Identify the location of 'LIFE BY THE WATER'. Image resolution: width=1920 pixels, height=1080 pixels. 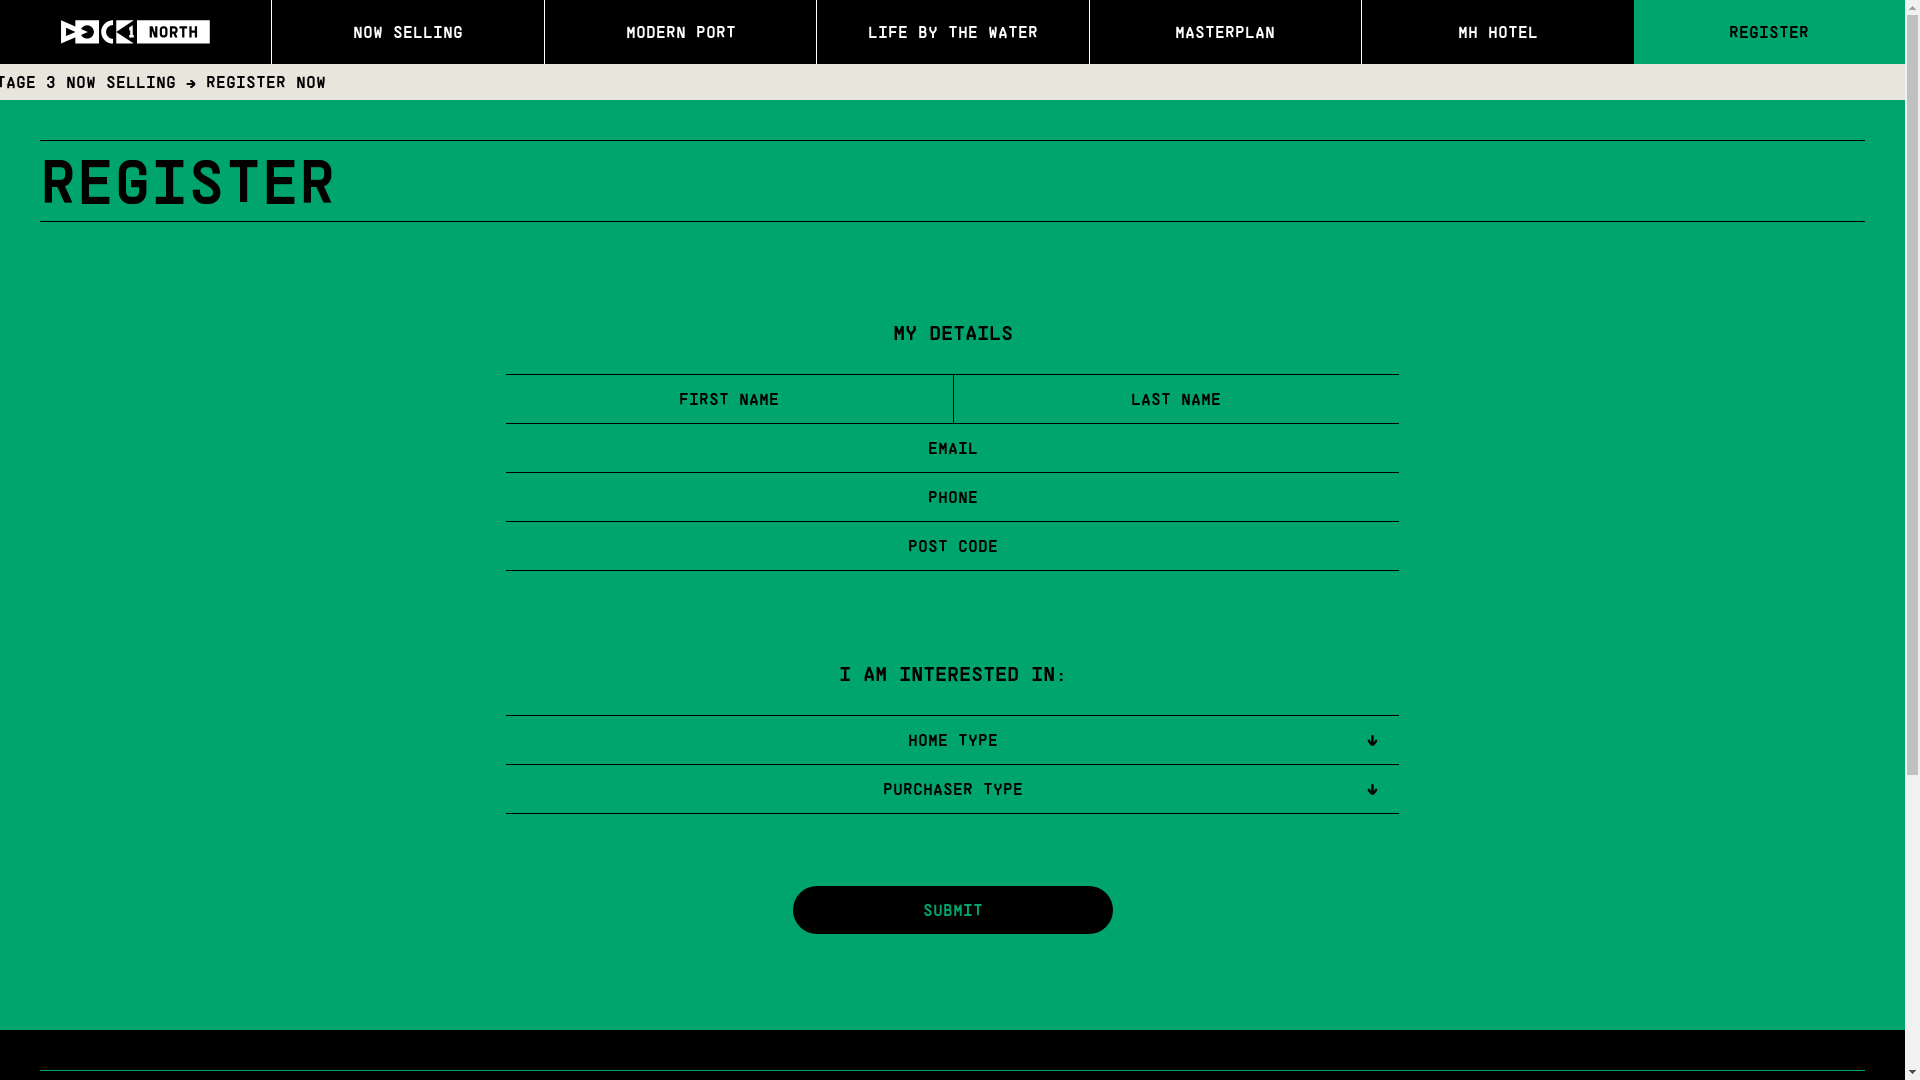
(951, 31).